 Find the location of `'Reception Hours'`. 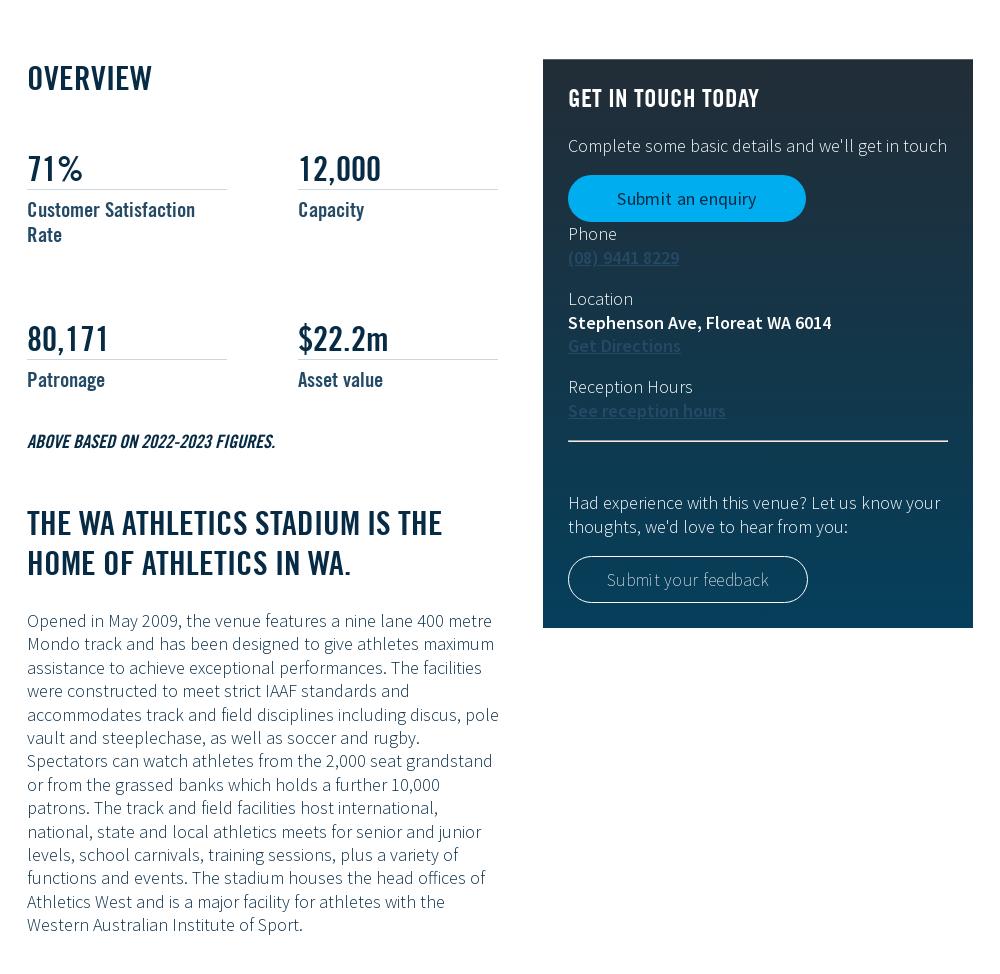

'Reception Hours' is located at coordinates (630, 386).